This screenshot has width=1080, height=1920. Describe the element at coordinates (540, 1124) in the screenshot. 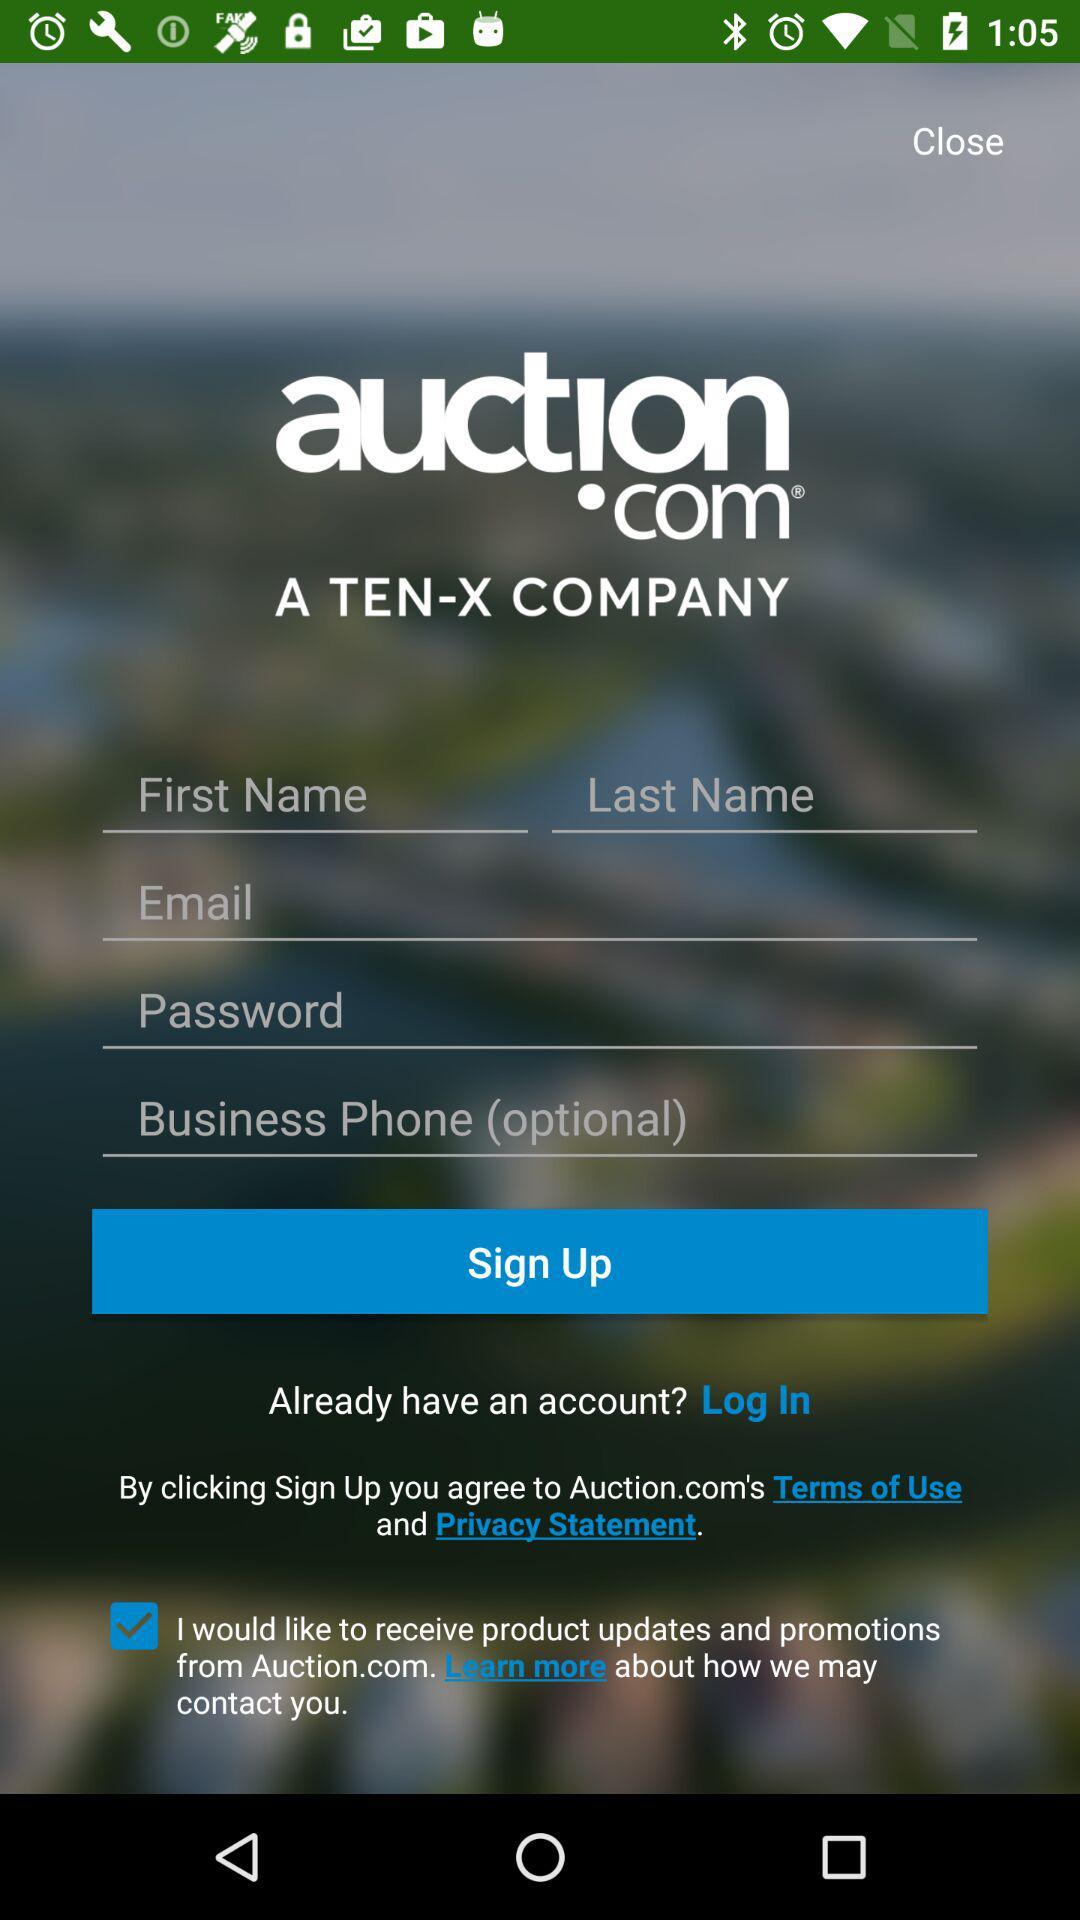

I see `business text bar` at that location.